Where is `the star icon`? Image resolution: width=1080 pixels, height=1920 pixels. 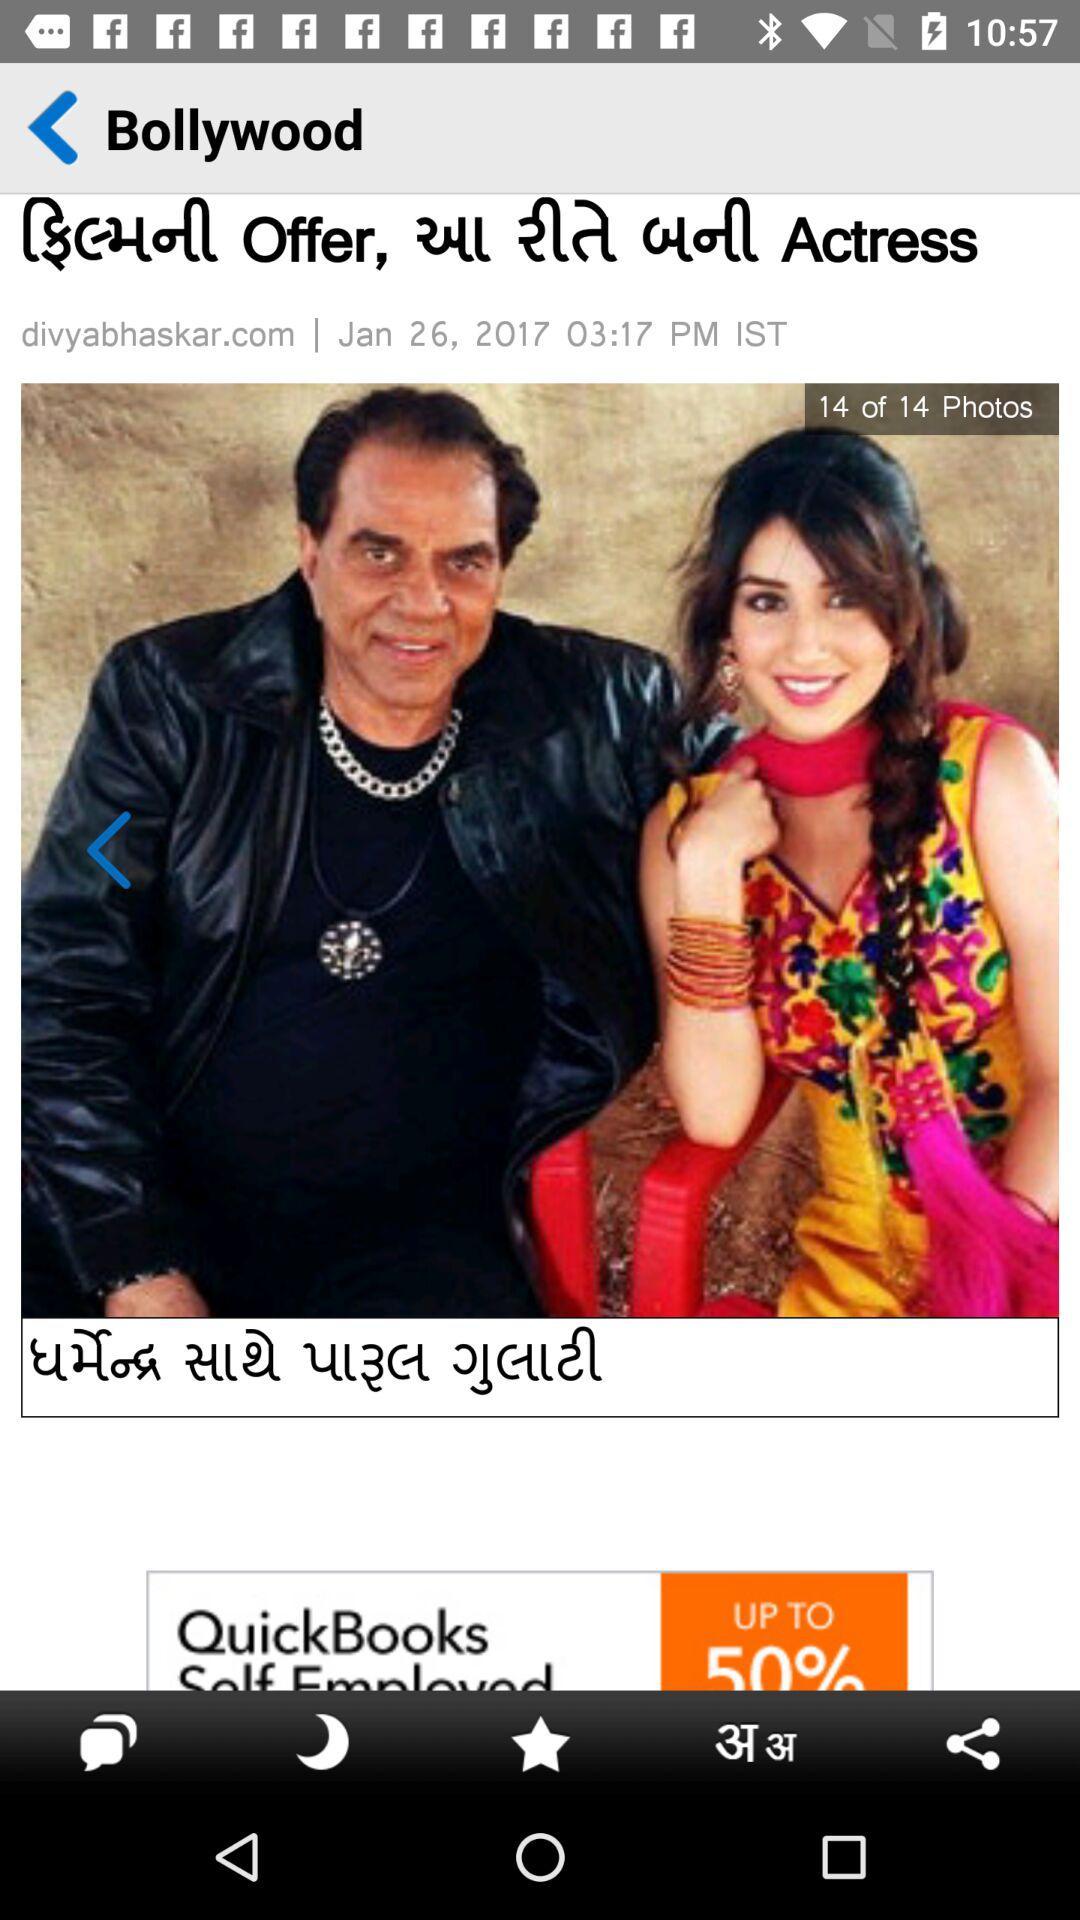
the star icon is located at coordinates (540, 1740).